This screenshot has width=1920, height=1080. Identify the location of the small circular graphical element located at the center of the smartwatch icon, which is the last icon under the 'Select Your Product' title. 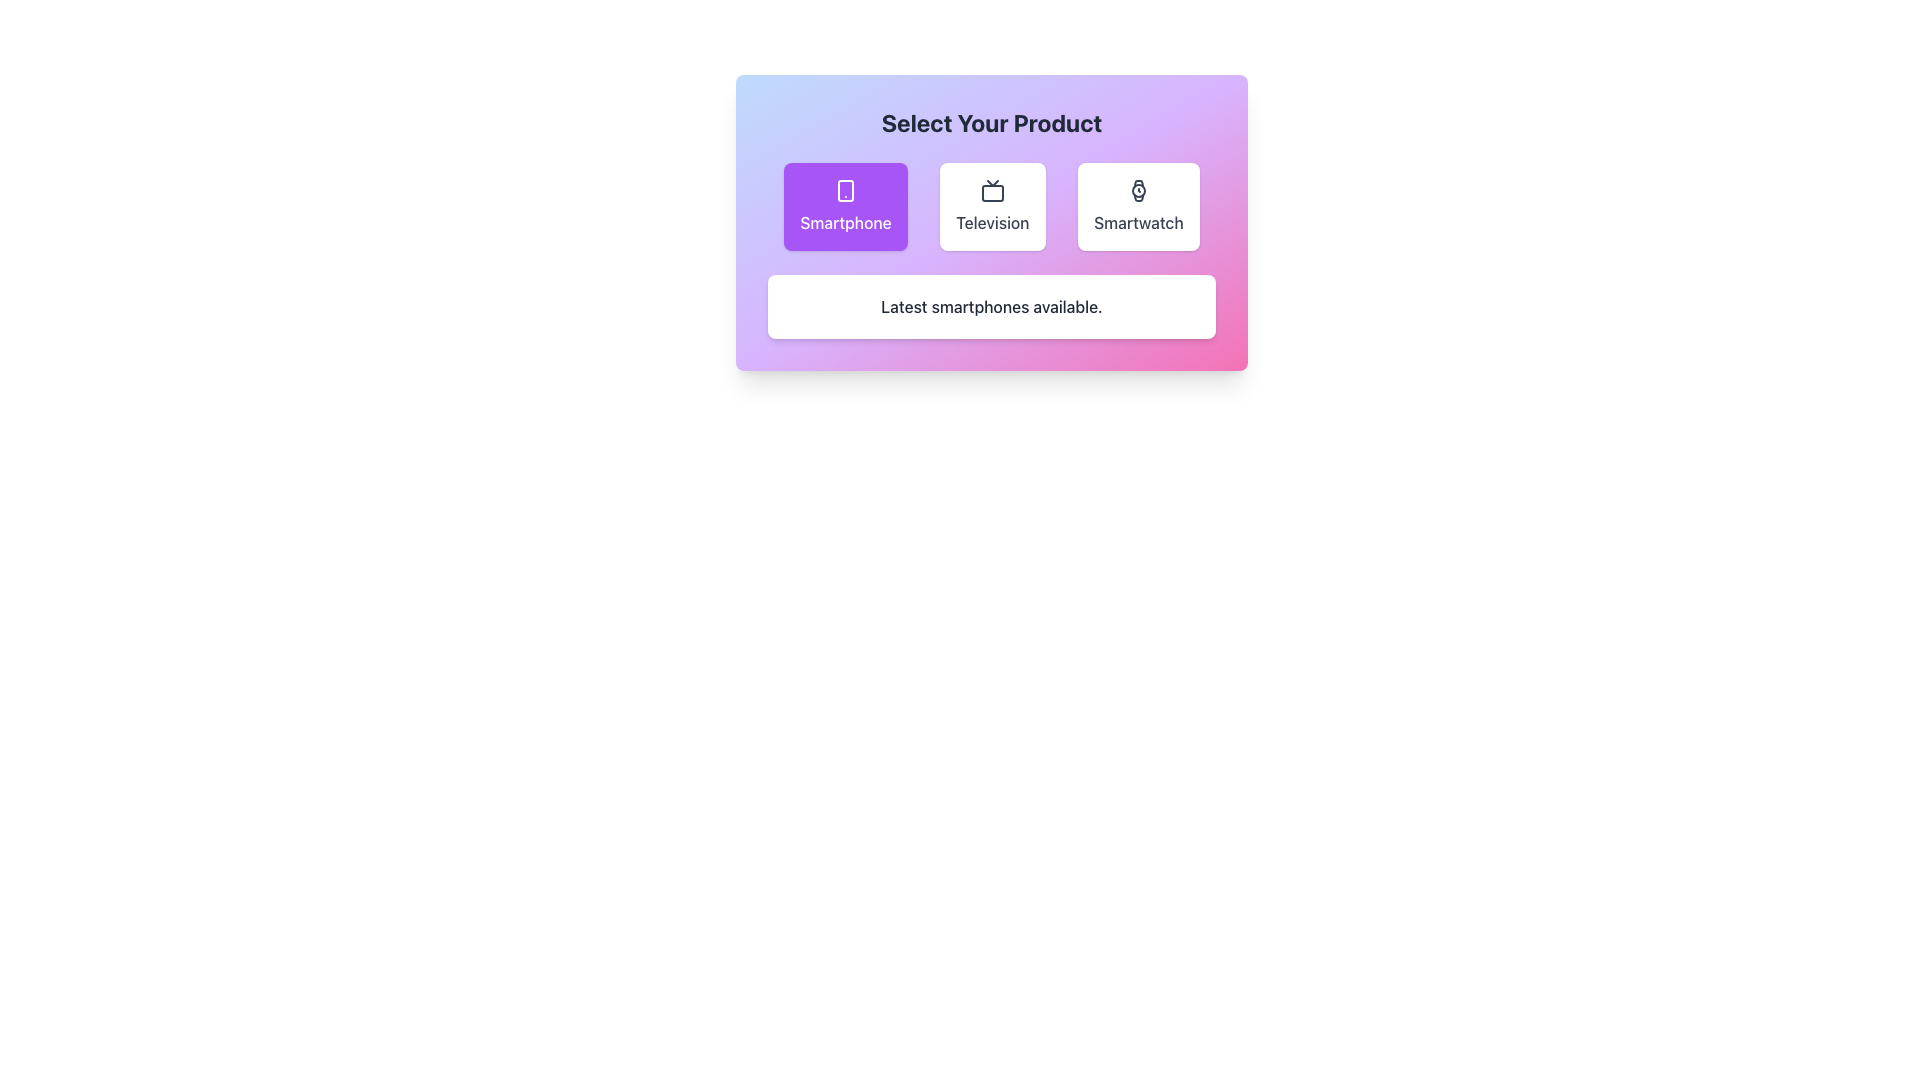
(1138, 191).